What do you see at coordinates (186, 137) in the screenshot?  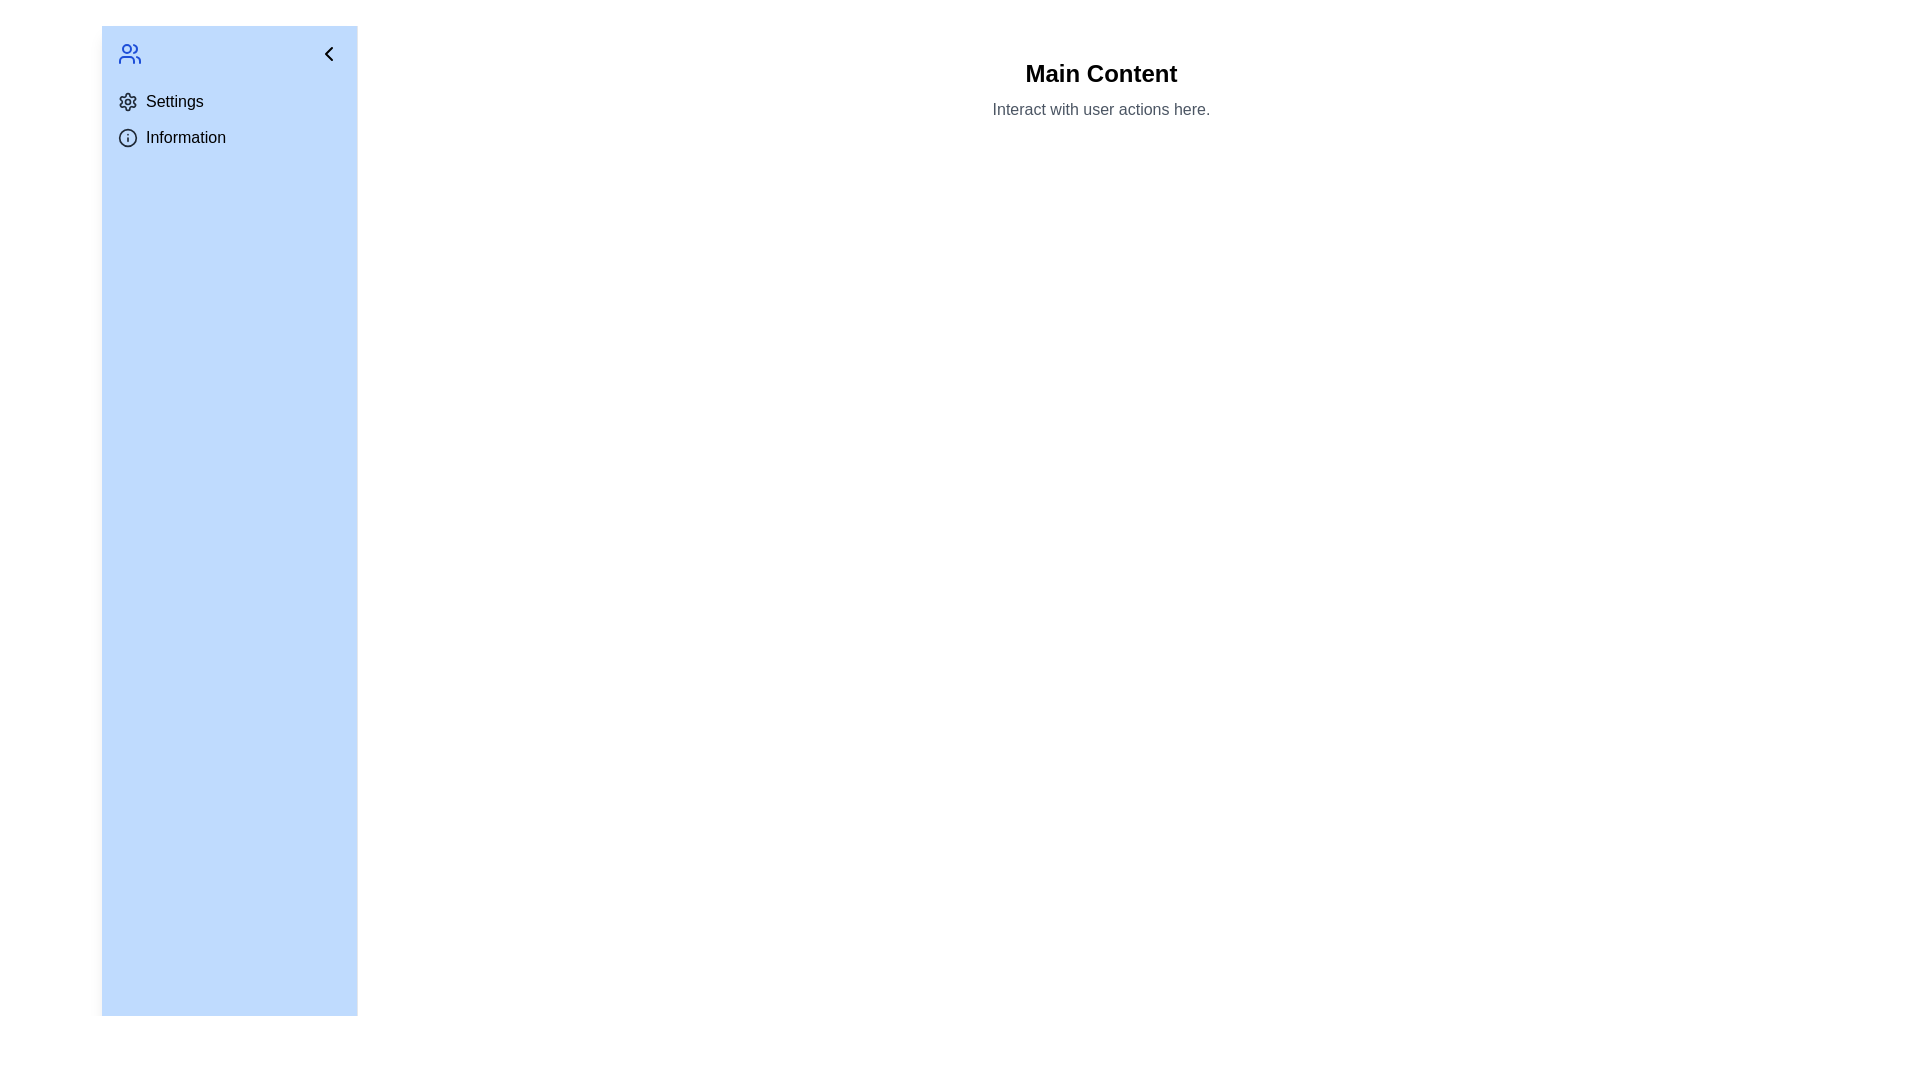 I see `the 'Information' text label in the vertical navigation menu` at bounding box center [186, 137].